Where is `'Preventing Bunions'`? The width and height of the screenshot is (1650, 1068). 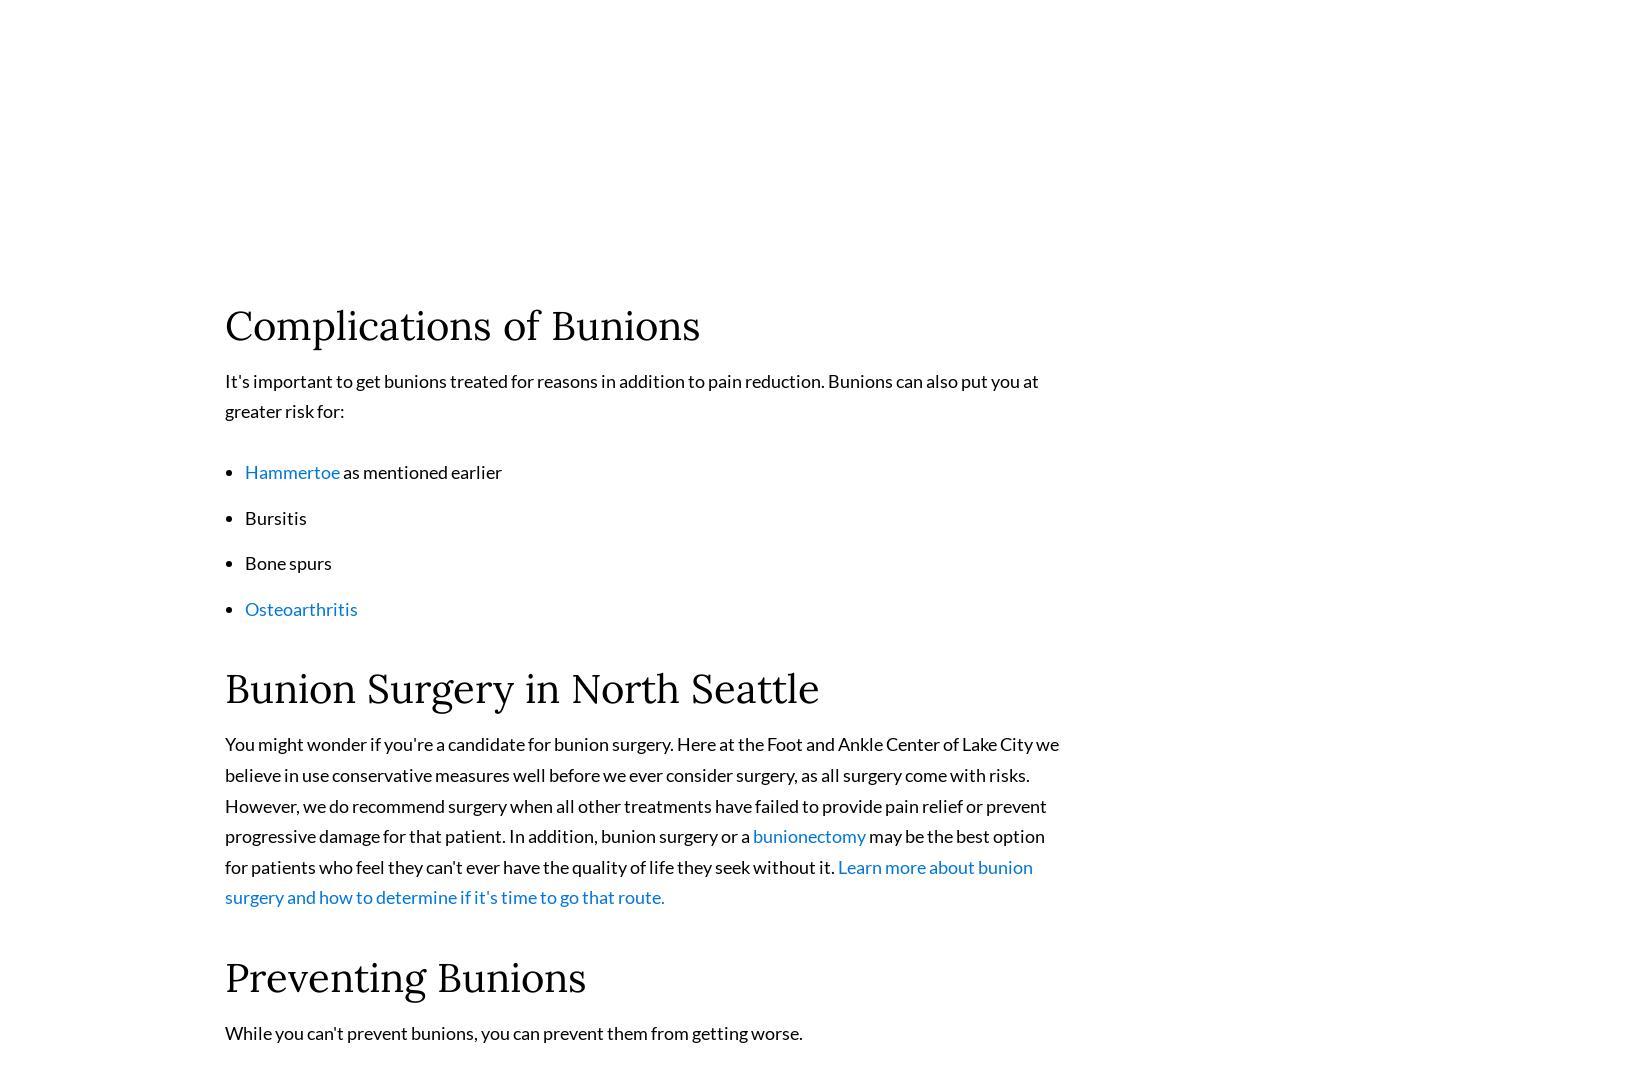
'Preventing Bunions' is located at coordinates (225, 985).